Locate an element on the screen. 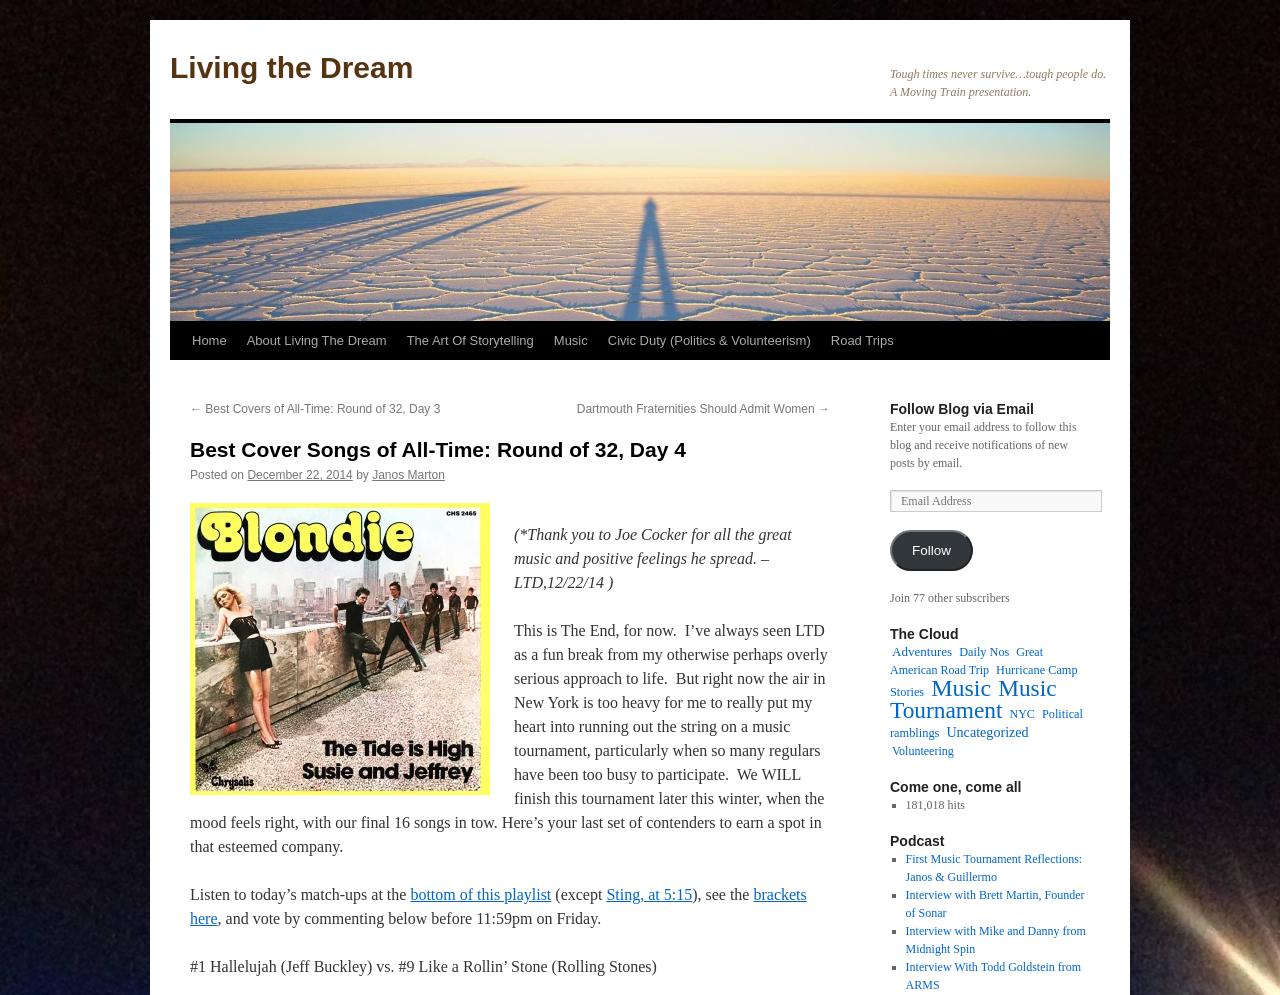 The height and width of the screenshot is (995, 1280). 'Interview With Todd Goldstein from ARMS' is located at coordinates (993, 974).